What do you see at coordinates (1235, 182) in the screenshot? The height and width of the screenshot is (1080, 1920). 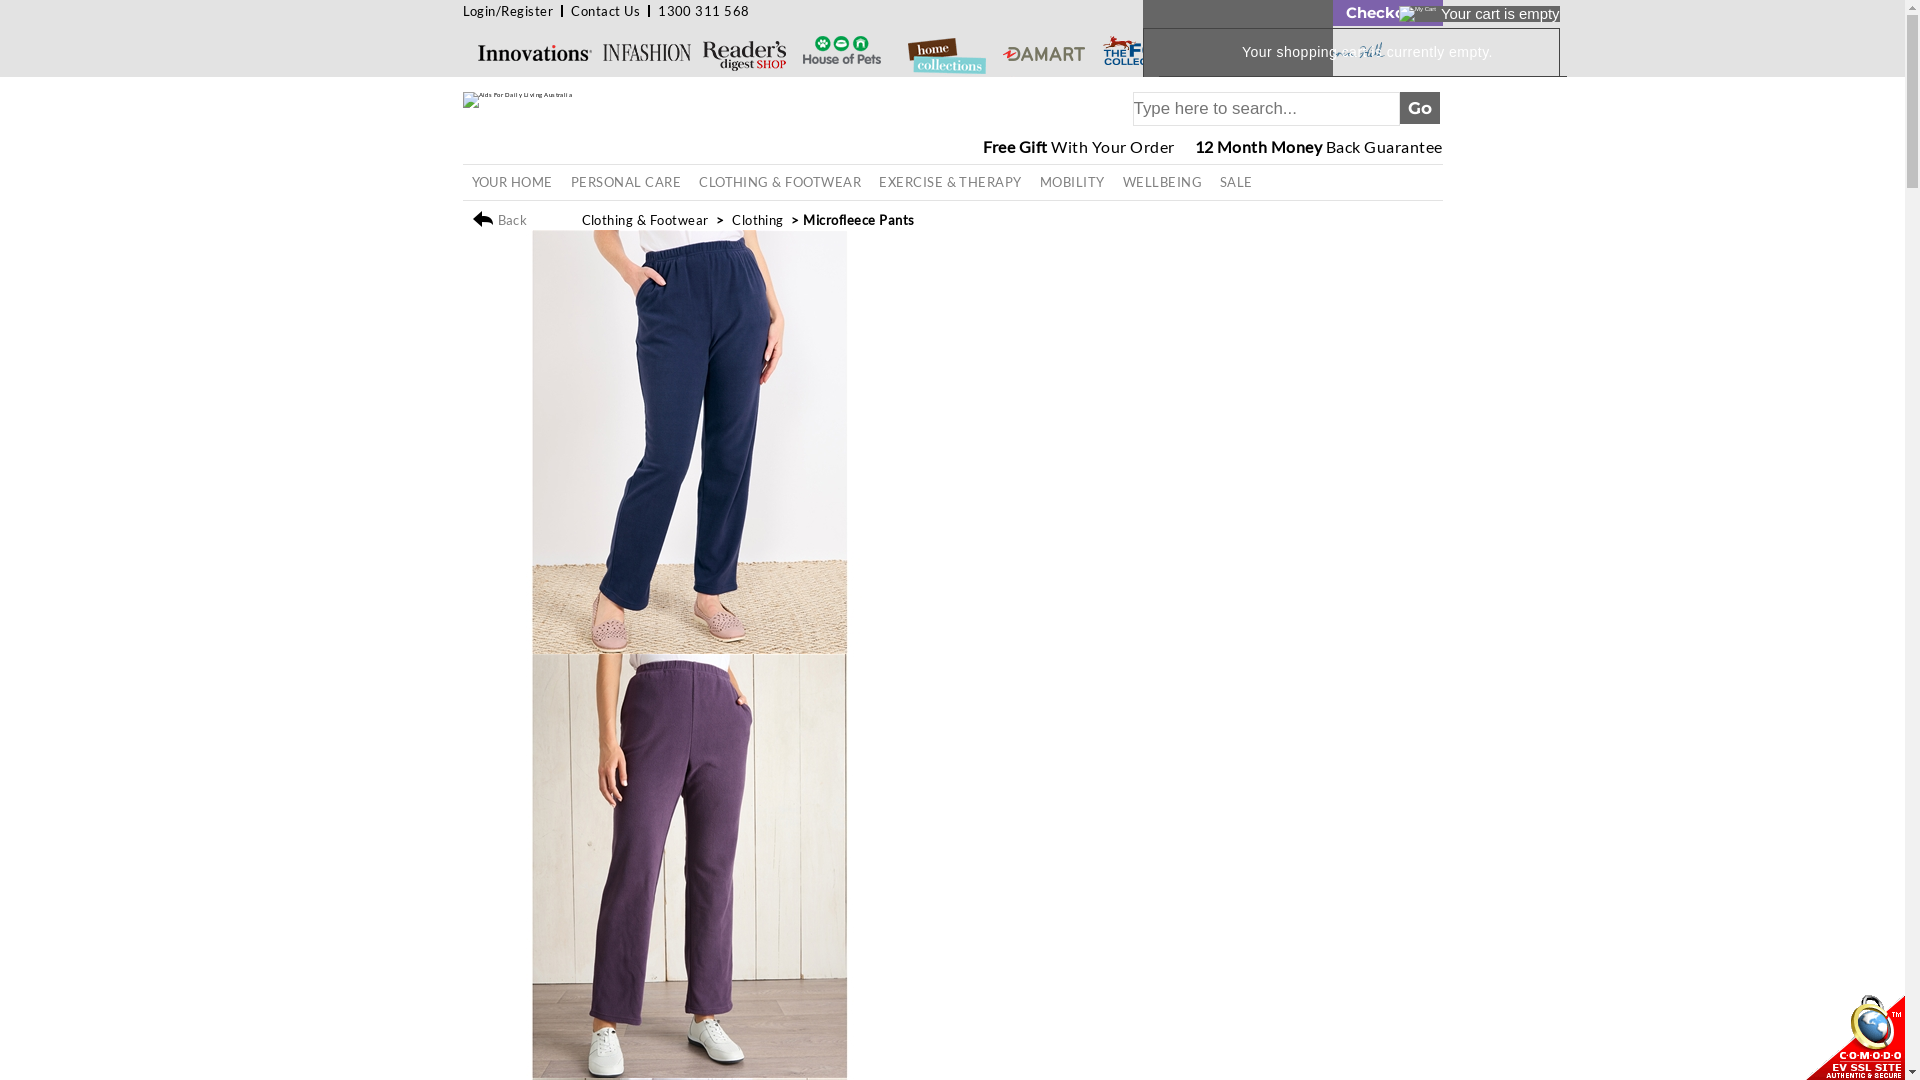 I see `'SALE'` at bounding box center [1235, 182].